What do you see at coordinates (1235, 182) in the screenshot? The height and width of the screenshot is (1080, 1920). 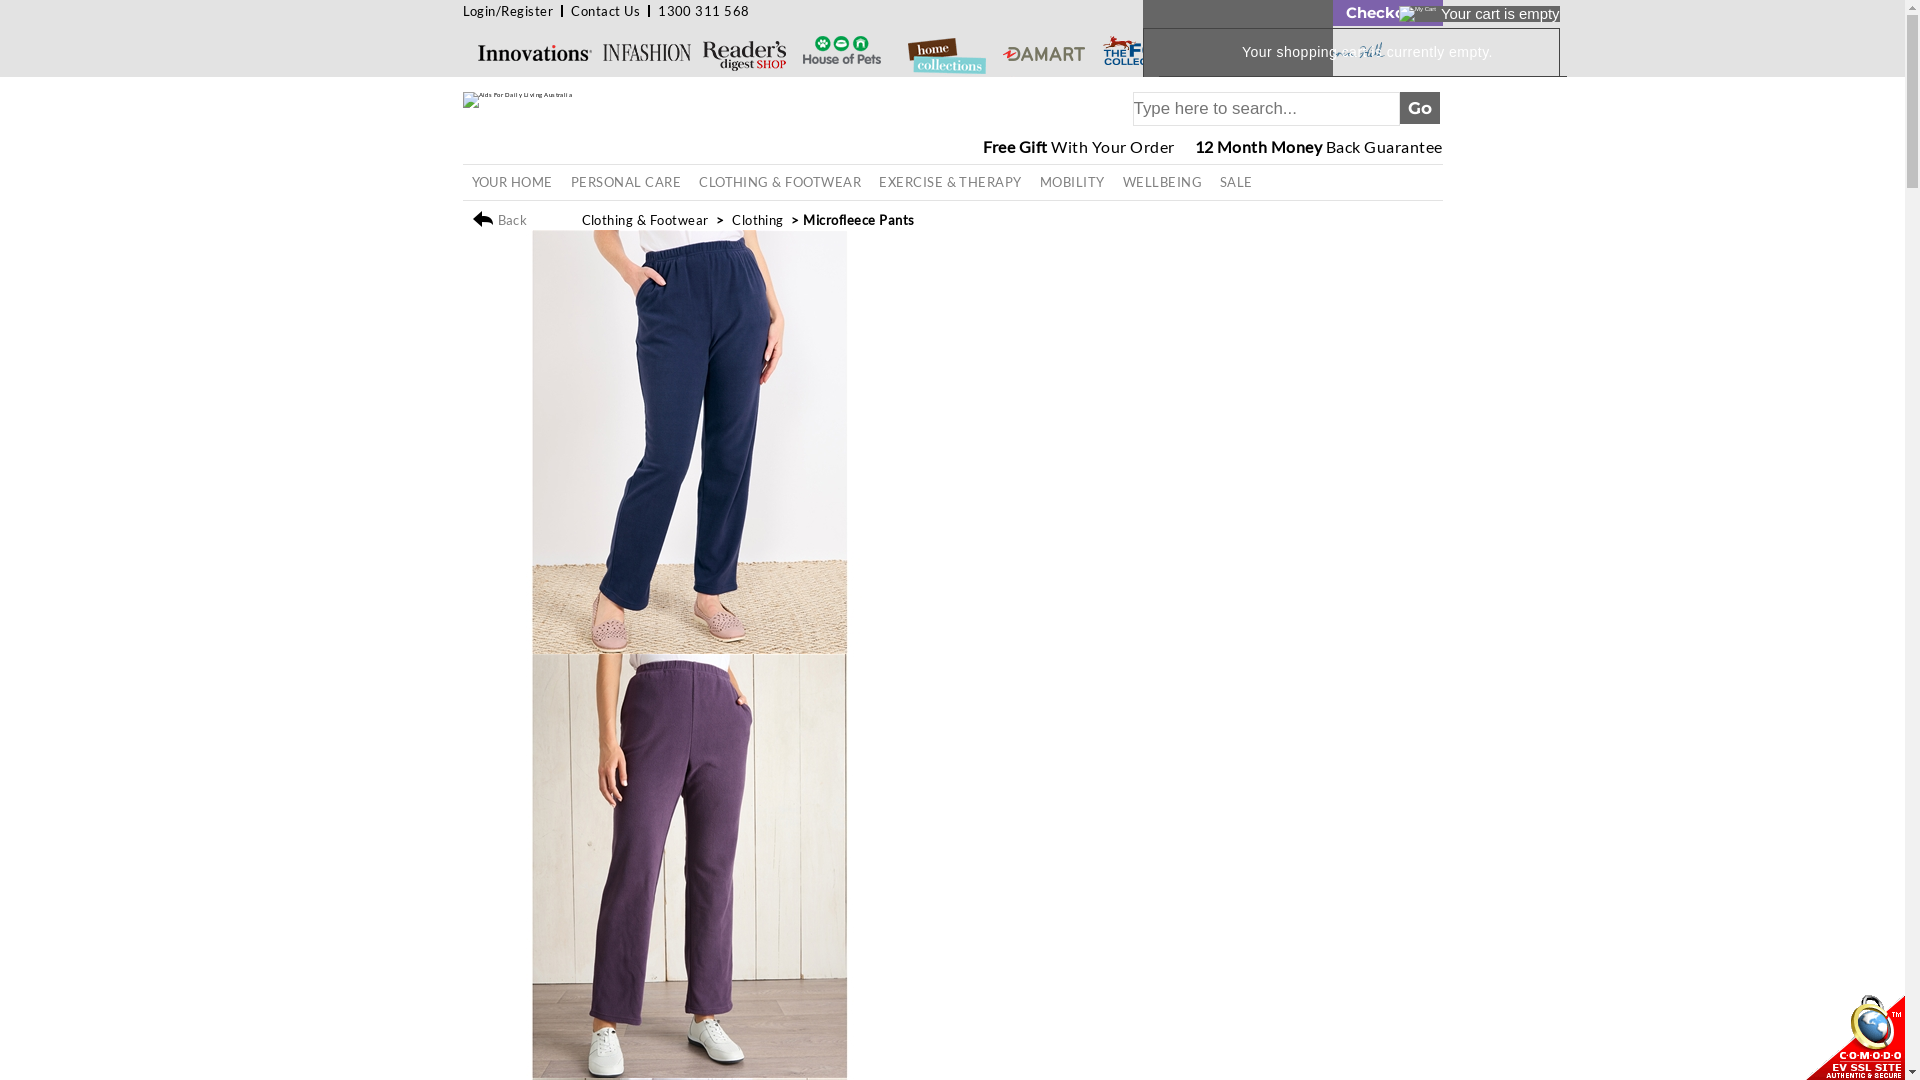 I see `'SALE'` at bounding box center [1235, 182].